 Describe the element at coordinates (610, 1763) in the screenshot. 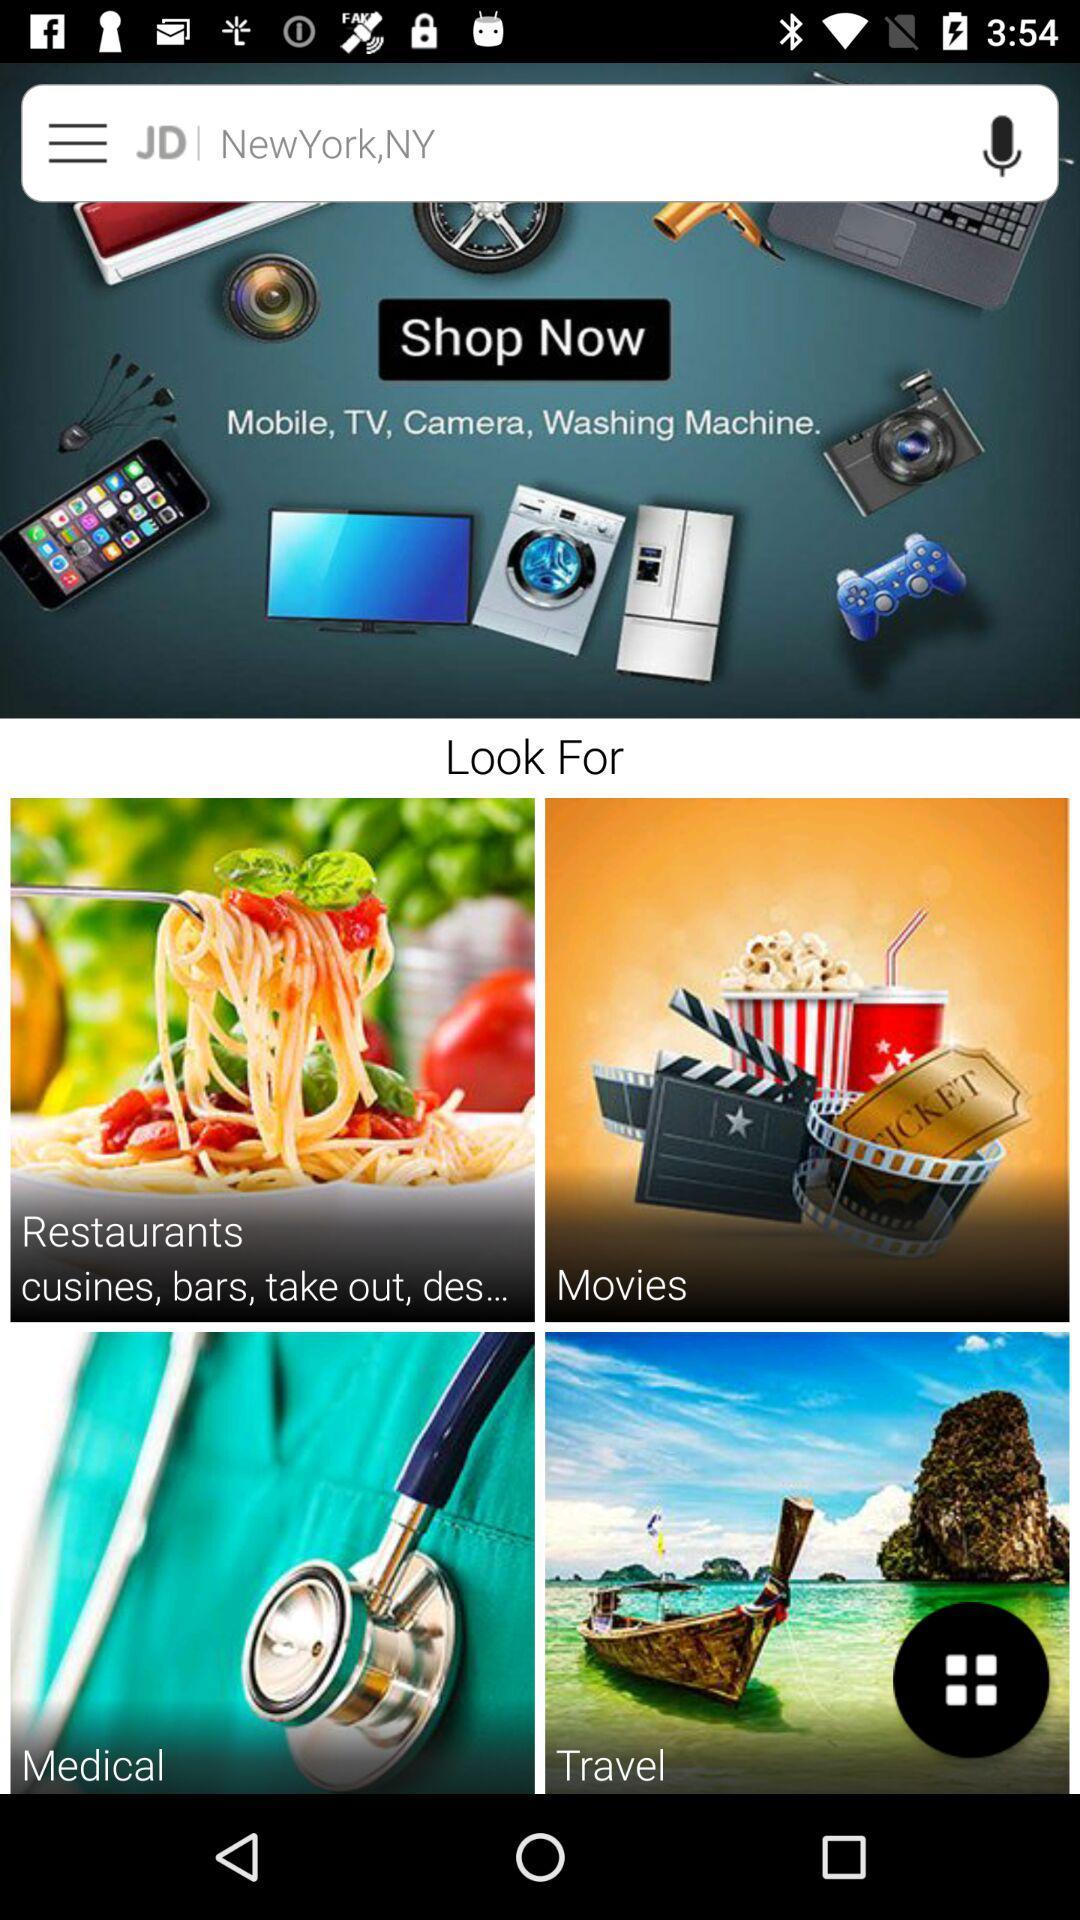

I see `the item above flights hotels cruises item` at that location.